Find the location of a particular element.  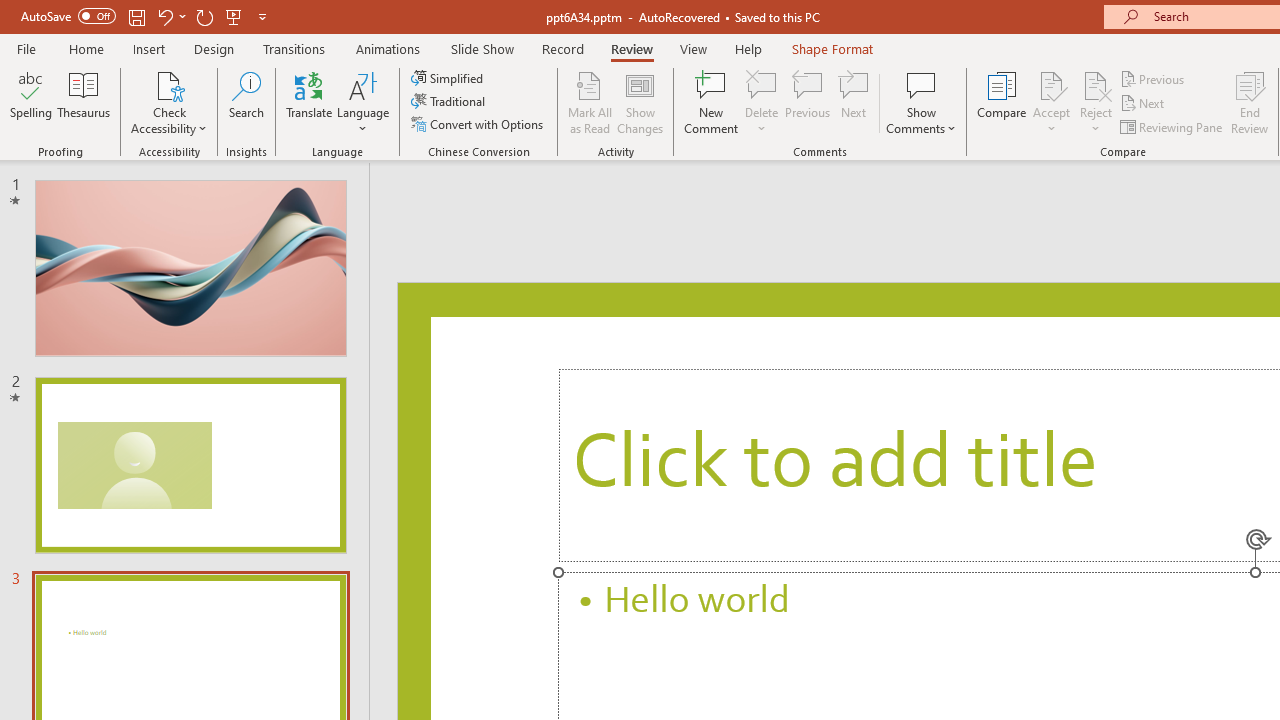

'Simplified' is located at coordinates (448, 77).